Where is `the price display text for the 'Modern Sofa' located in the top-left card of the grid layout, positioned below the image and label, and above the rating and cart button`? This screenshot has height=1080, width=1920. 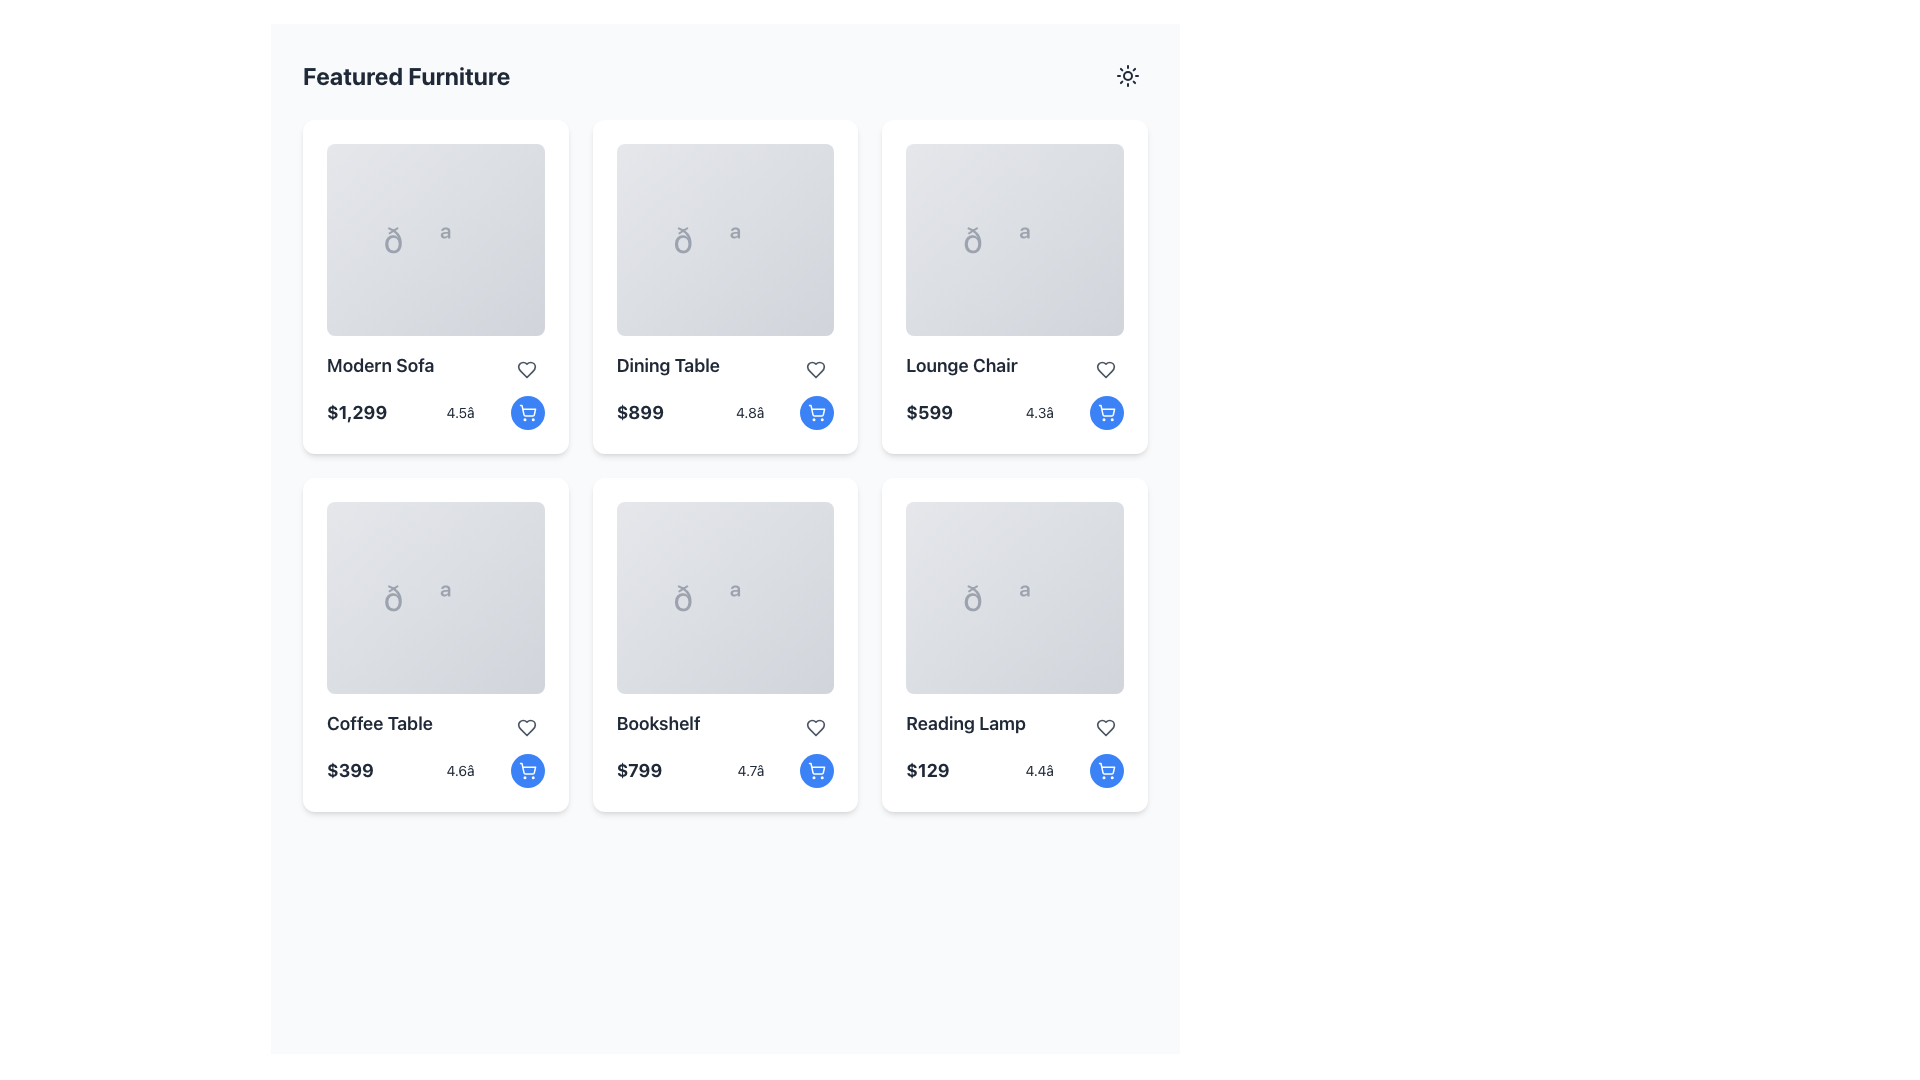
the price display text for the 'Modern Sofa' located in the top-left card of the grid layout, positioned below the image and label, and above the rating and cart button is located at coordinates (357, 411).